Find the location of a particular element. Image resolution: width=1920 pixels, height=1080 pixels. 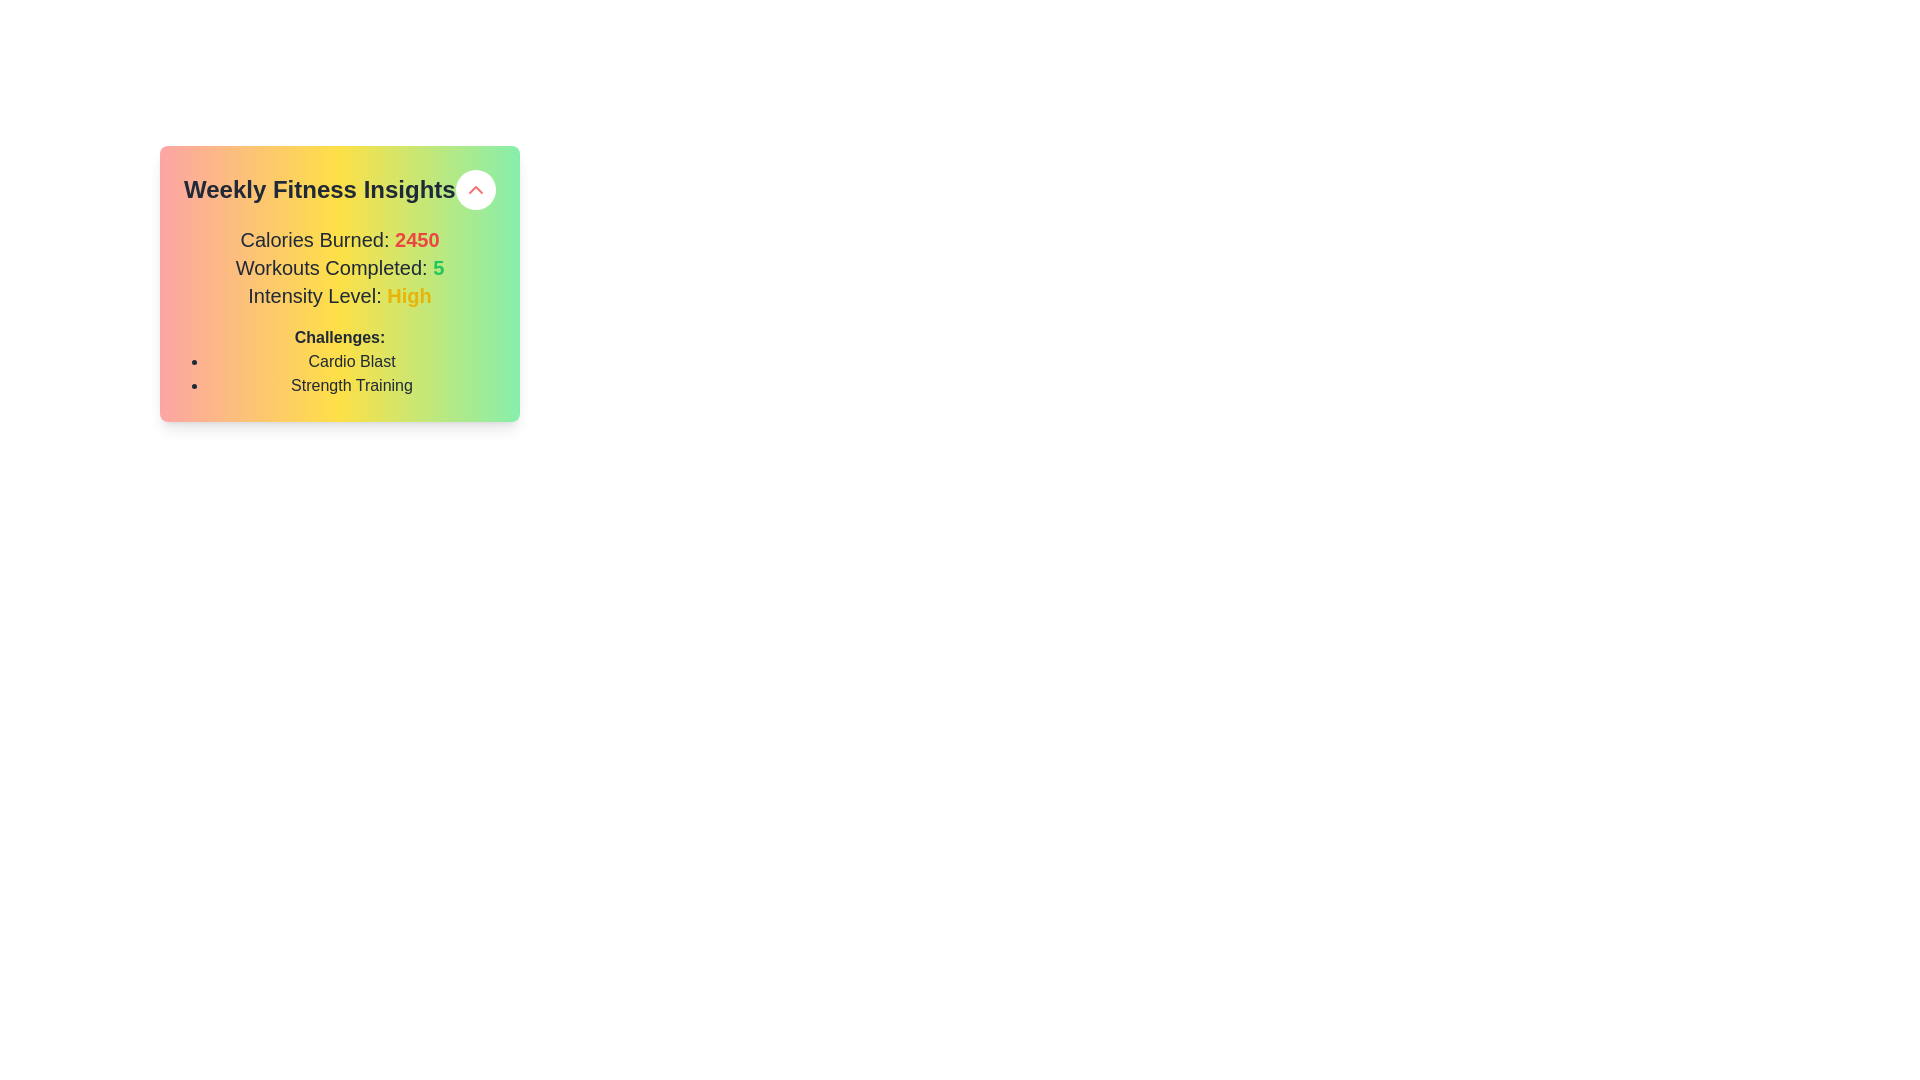

the intensity level of the workout session displayed in the bottom-right section of the 'Weekly Fitness Insights' box, which is located below 'Workouts Completed: 5' is located at coordinates (340, 296).